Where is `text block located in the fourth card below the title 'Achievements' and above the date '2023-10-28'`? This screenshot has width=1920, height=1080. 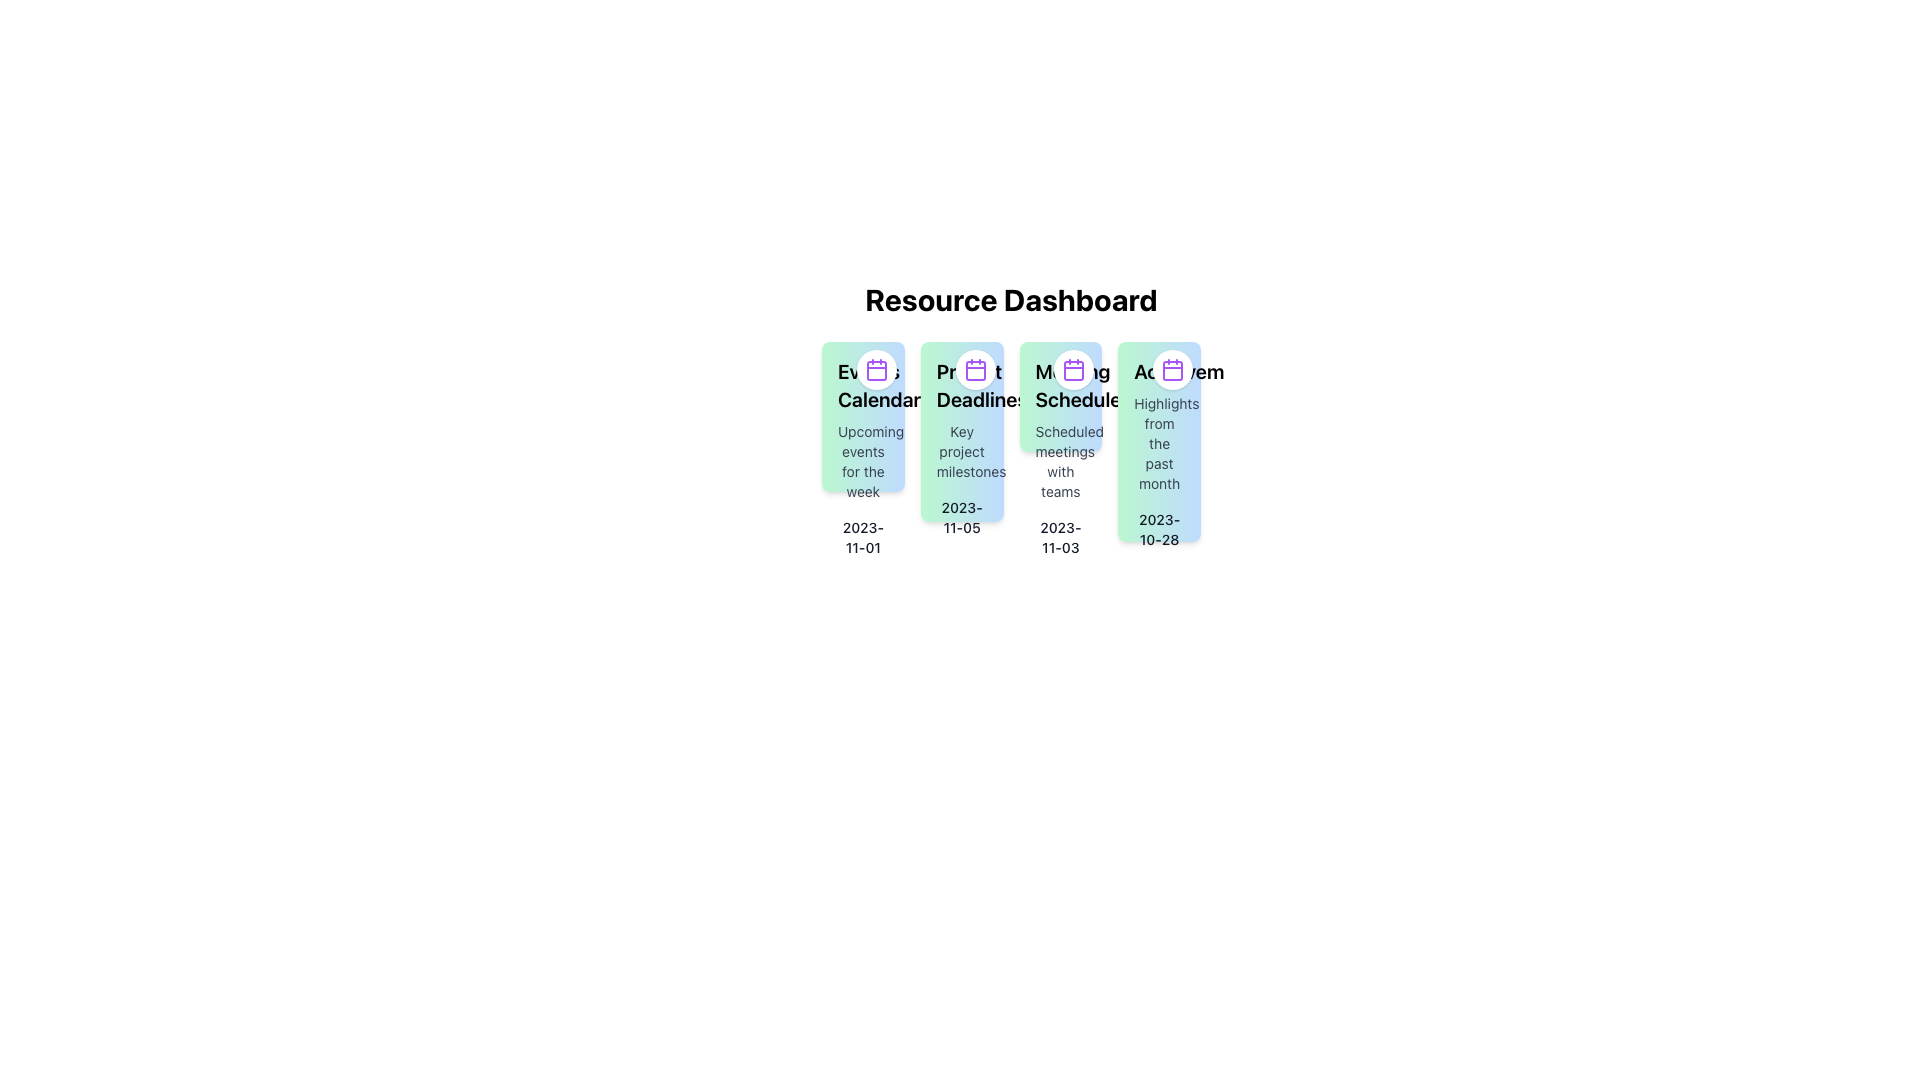
text block located in the fourth card below the title 'Achievements' and above the date '2023-10-28' is located at coordinates (1159, 442).